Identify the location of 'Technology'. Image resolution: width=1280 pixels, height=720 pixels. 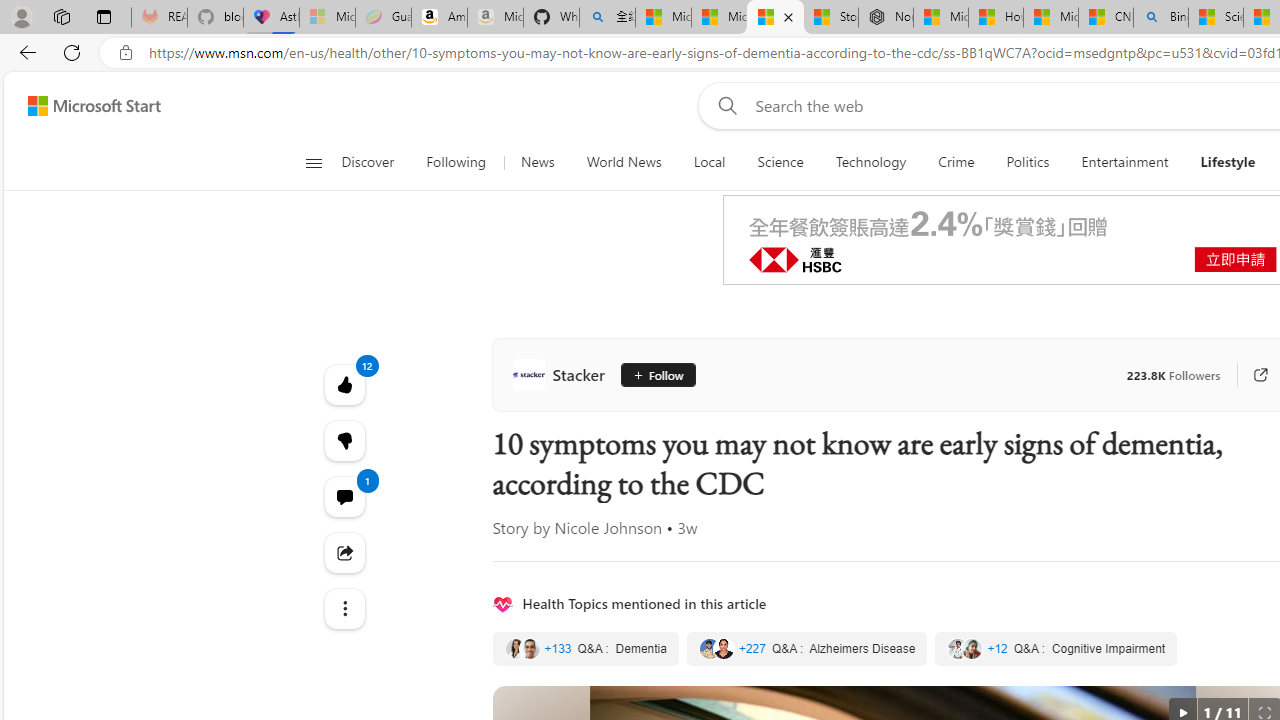
(871, 162).